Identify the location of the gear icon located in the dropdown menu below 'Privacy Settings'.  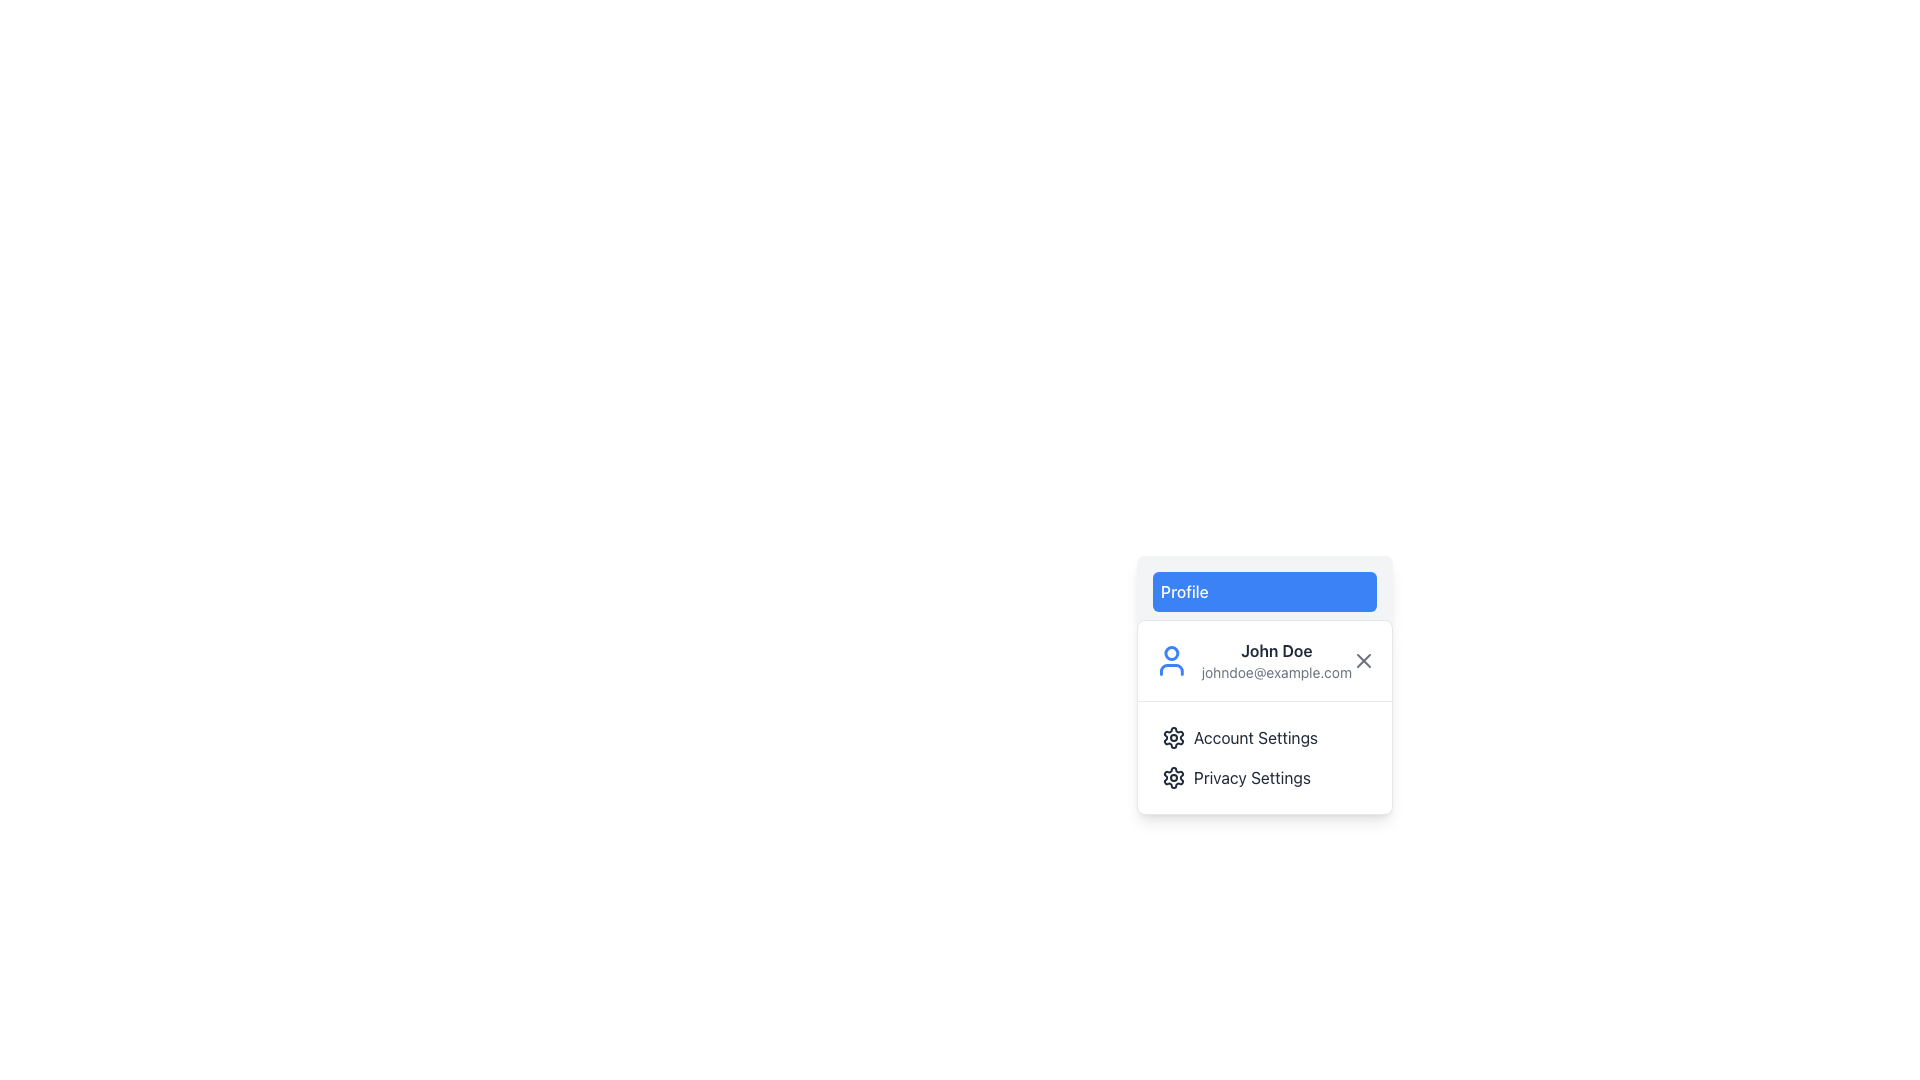
(1174, 737).